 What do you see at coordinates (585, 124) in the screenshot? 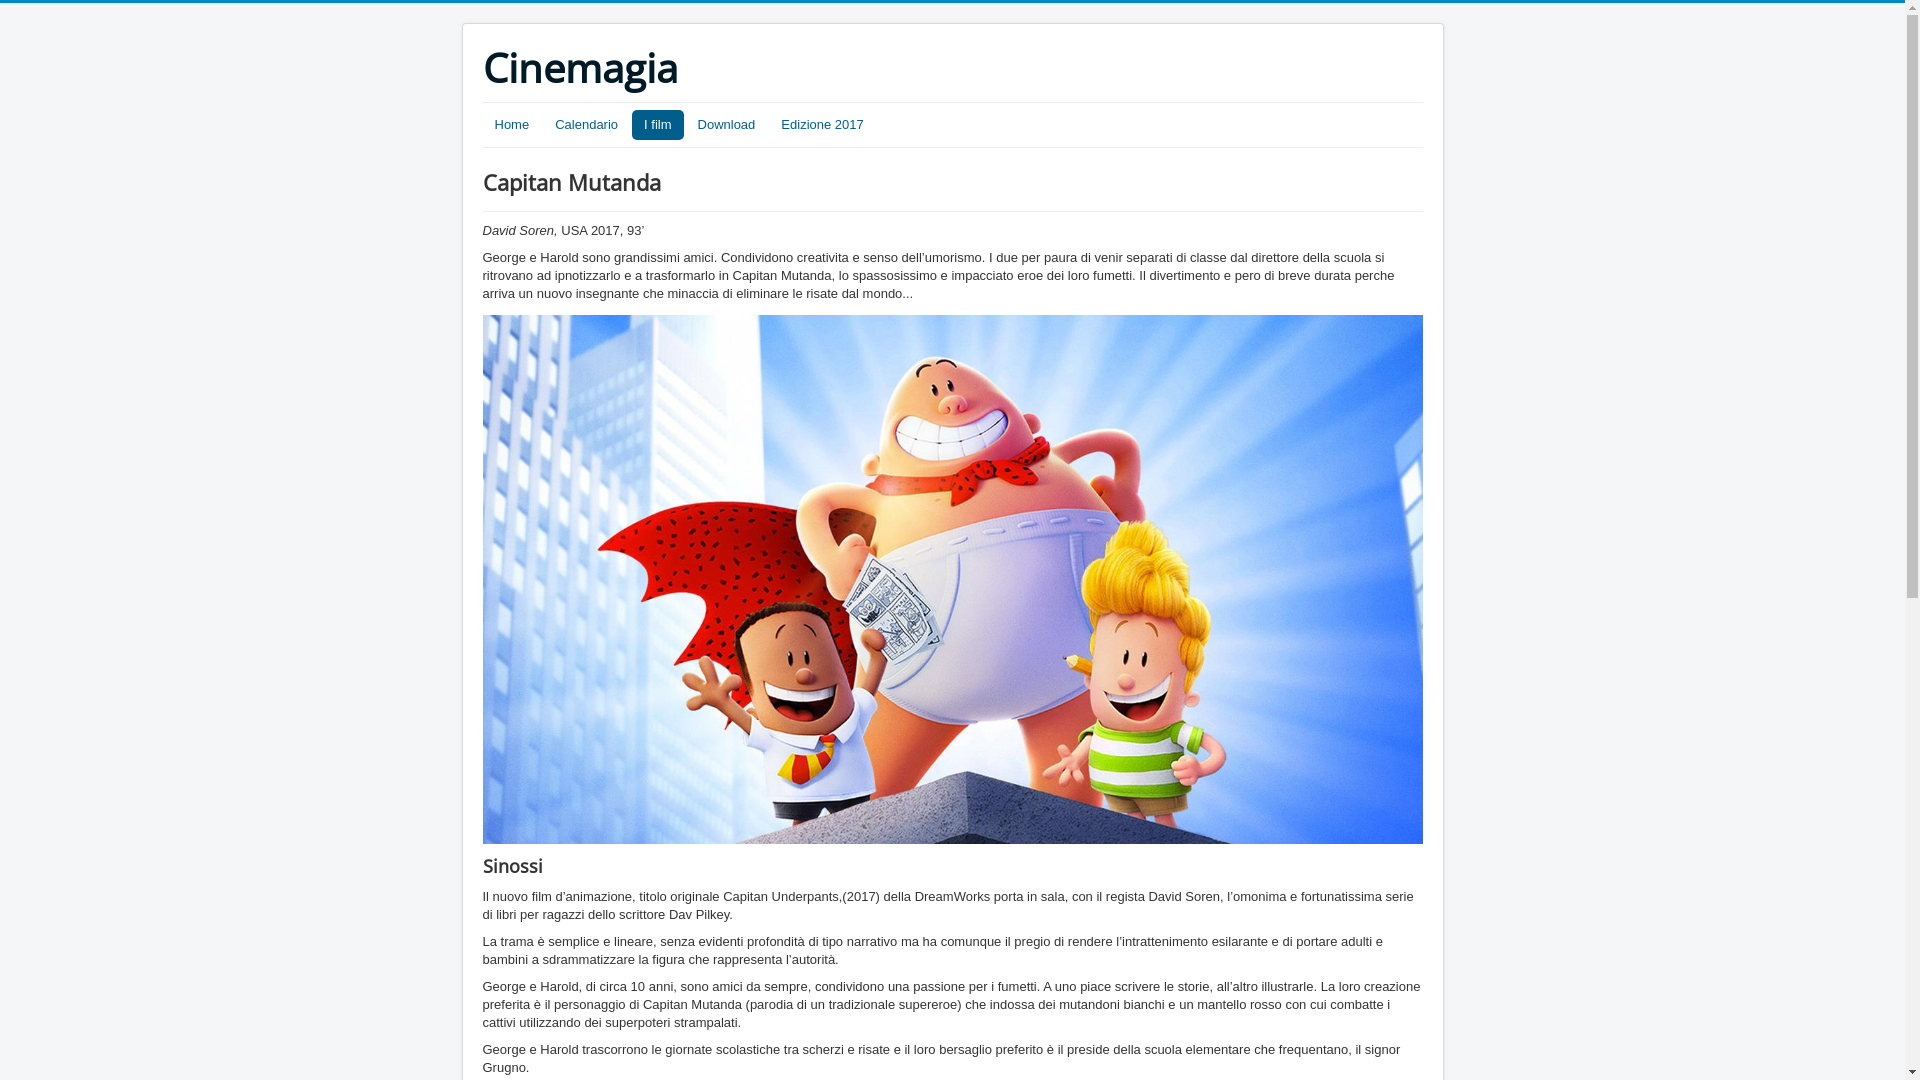
I see `'Calendario'` at bounding box center [585, 124].